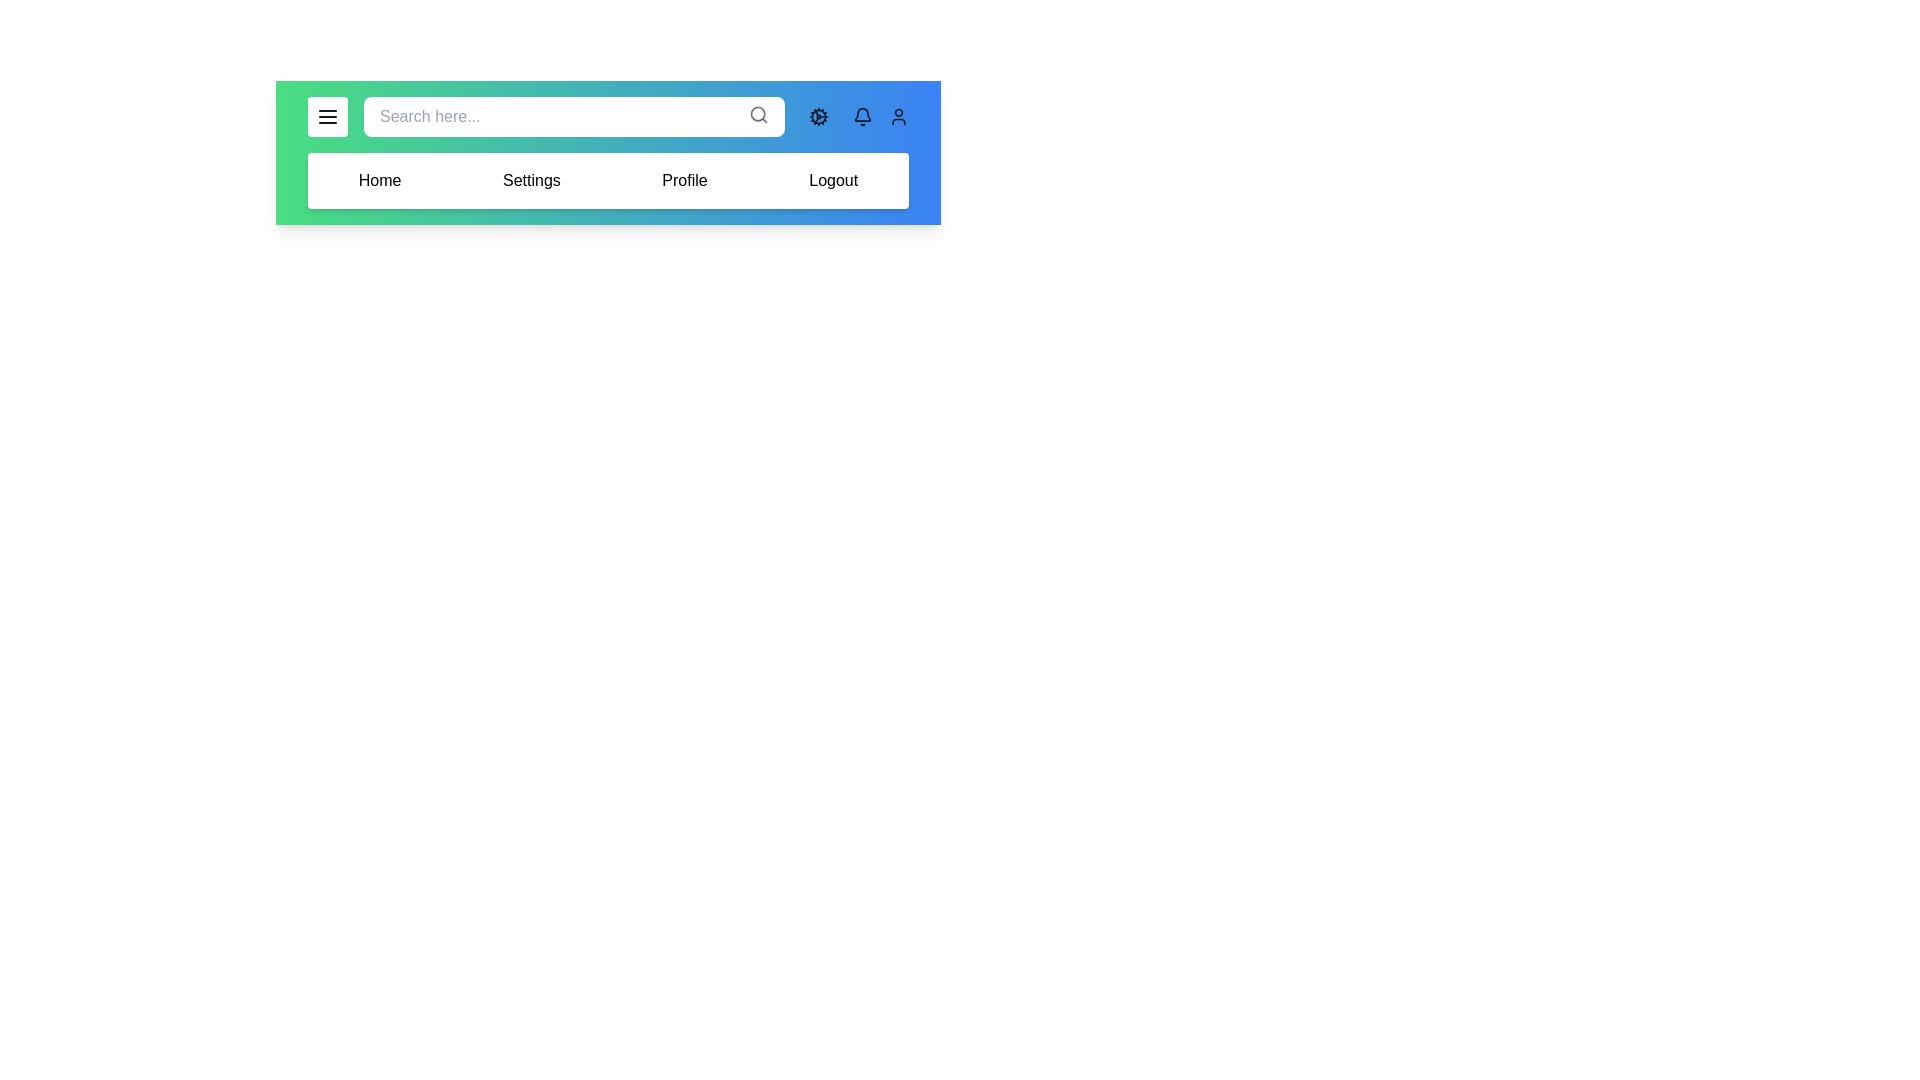 This screenshot has height=1080, width=1920. I want to click on the user profile icon to open the user profile menu, so click(897, 116).